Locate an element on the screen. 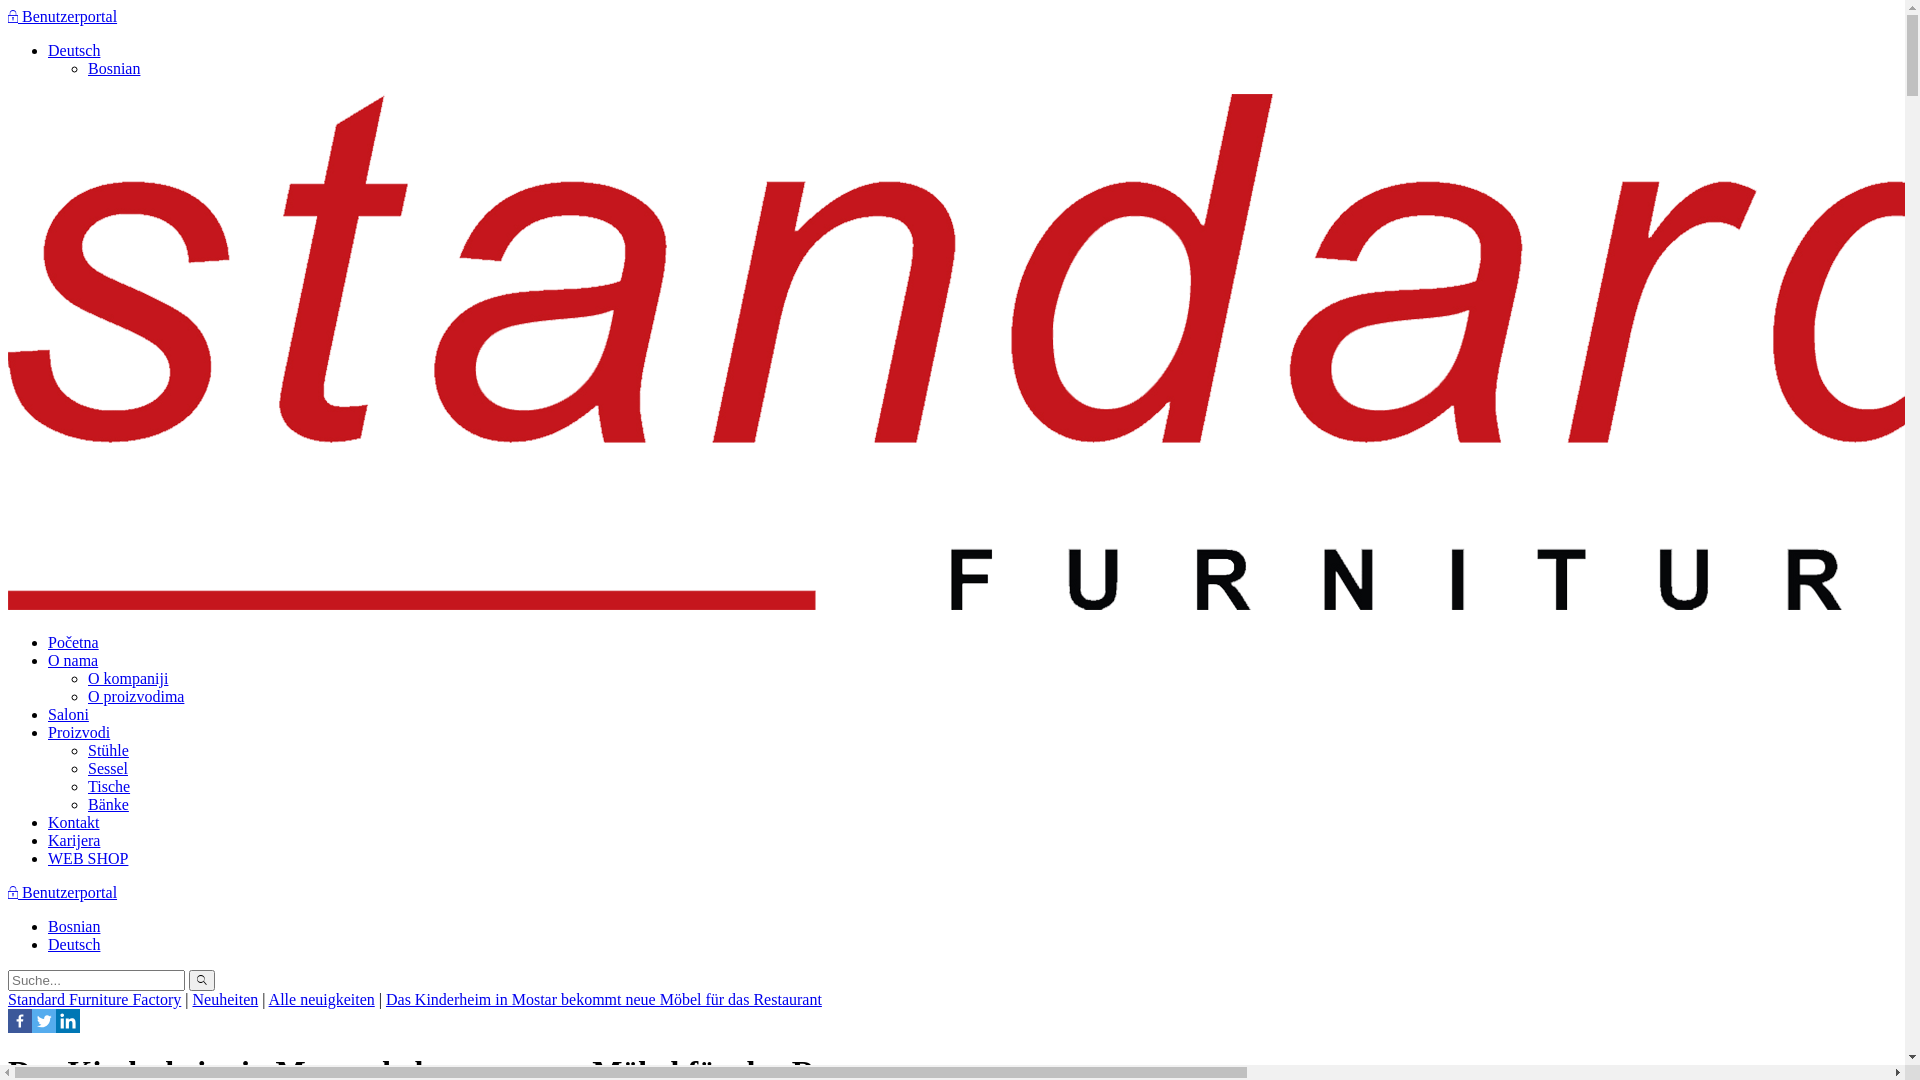 The image size is (1920, 1080). 'Standard Furniture Factory' is located at coordinates (93, 999).